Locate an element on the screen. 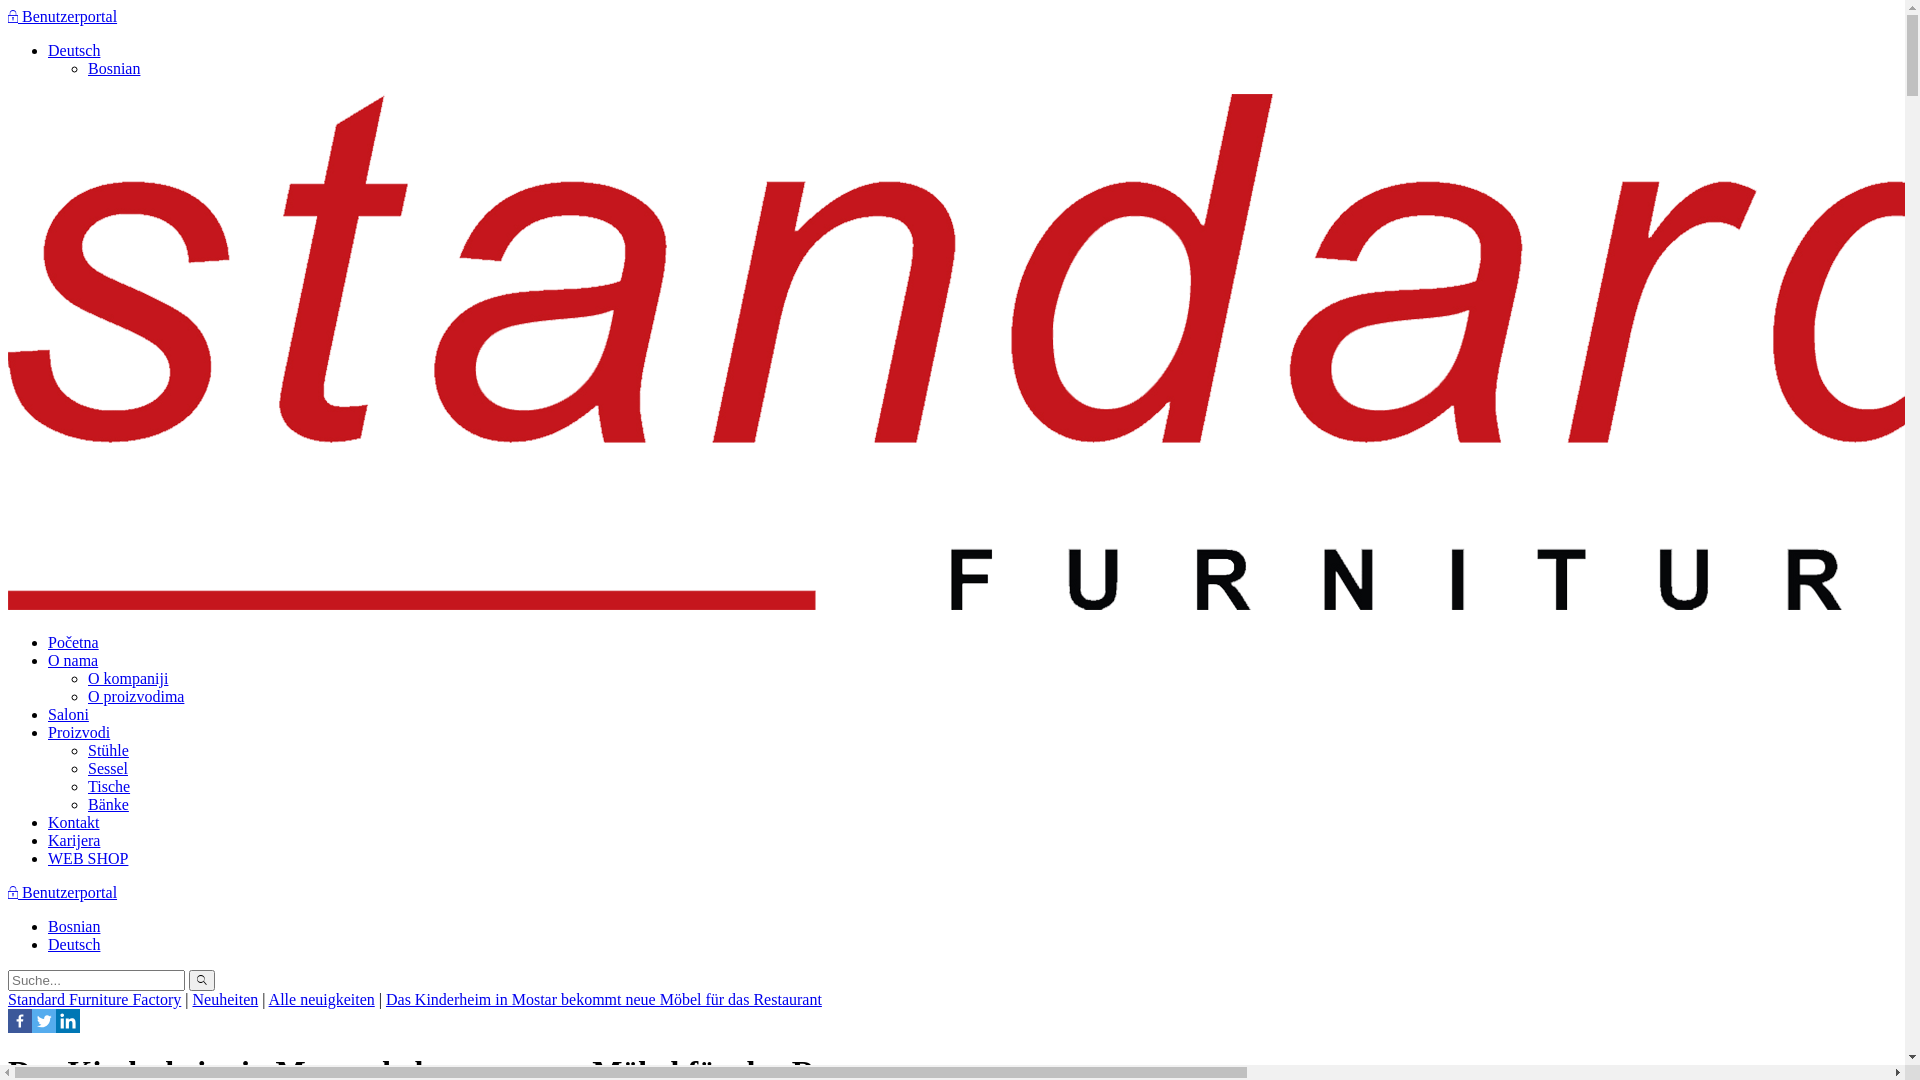 The image size is (1920, 1080). 'Standard Furniture Factory' is located at coordinates (93, 999).